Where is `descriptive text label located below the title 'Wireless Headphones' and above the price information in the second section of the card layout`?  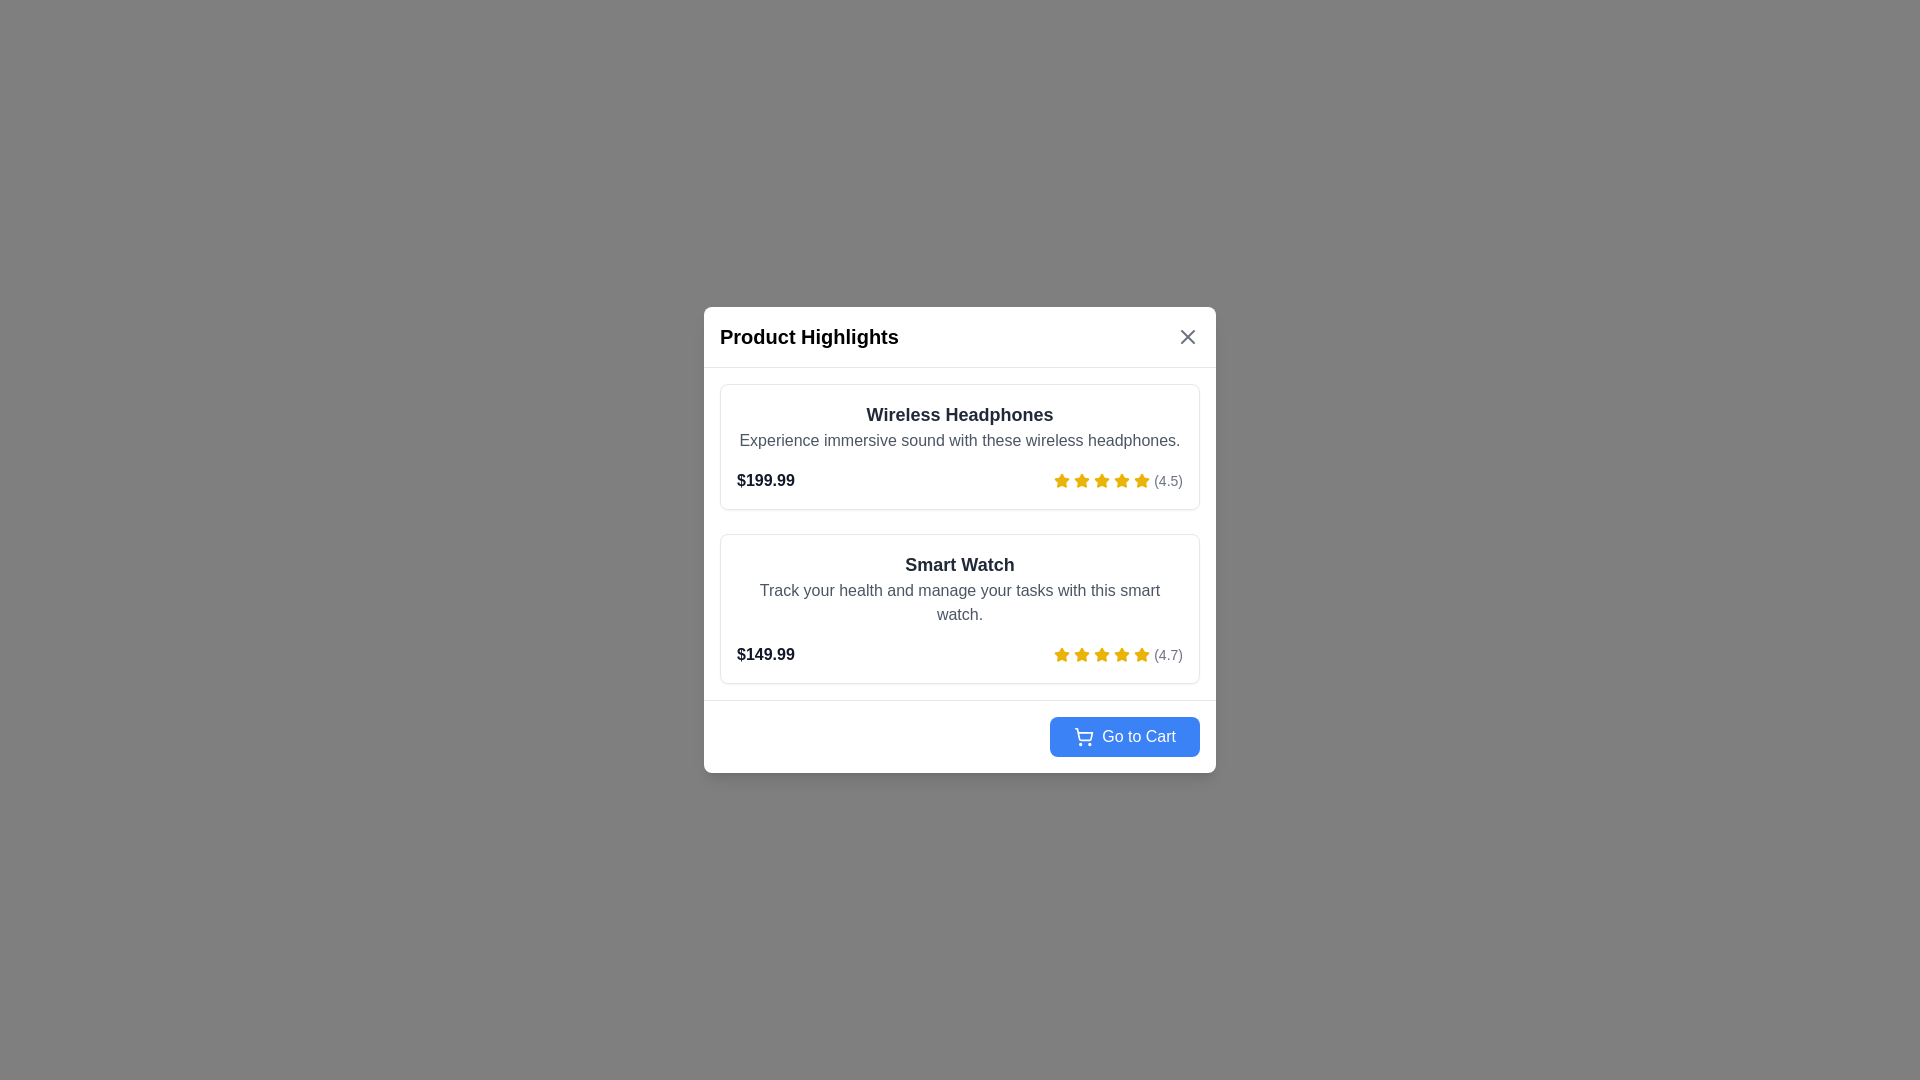 descriptive text label located below the title 'Wireless Headphones' and above the price information in the second section of the card layout is located at coordinates (960, 439).